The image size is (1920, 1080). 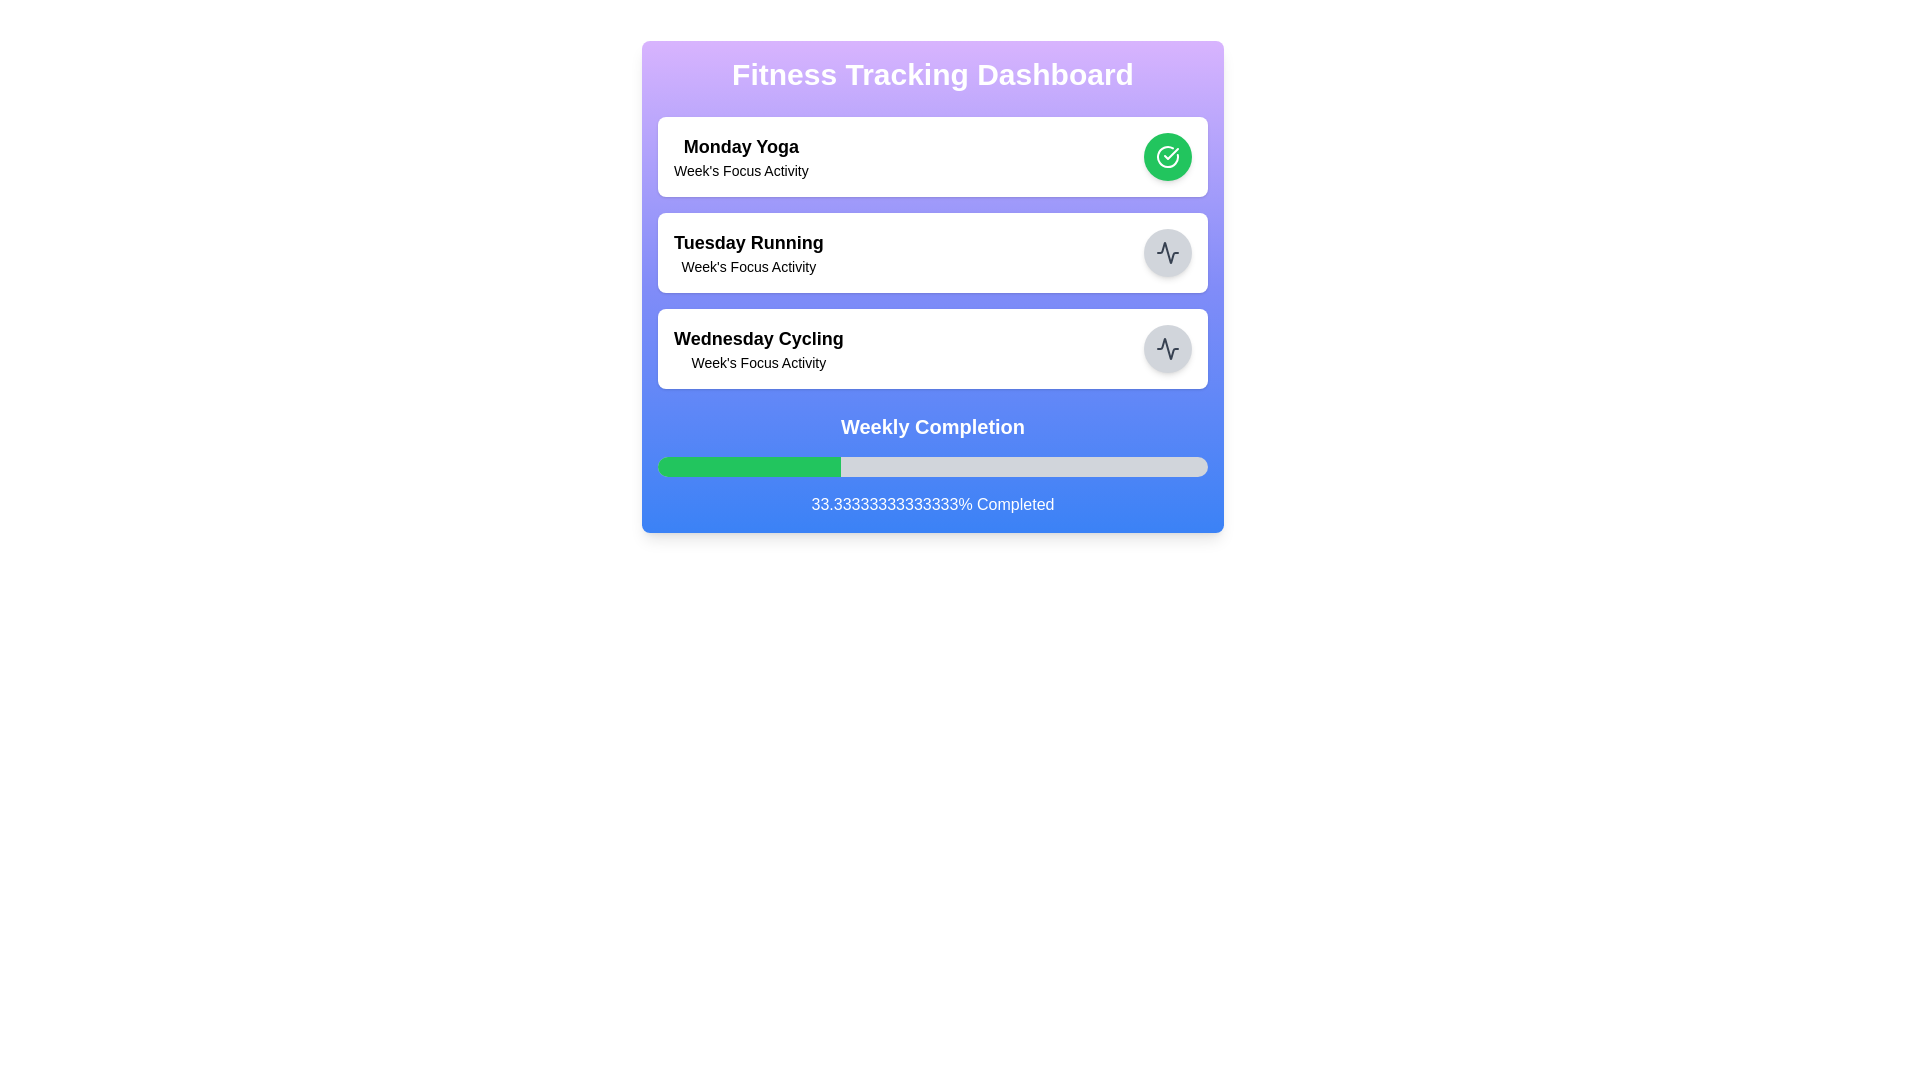 What do you see at coordinates (931, 426) in the screenshot?
I see `the centered text label displaying 'Weekly Completion' to read it` at bounding box center [931, 426].